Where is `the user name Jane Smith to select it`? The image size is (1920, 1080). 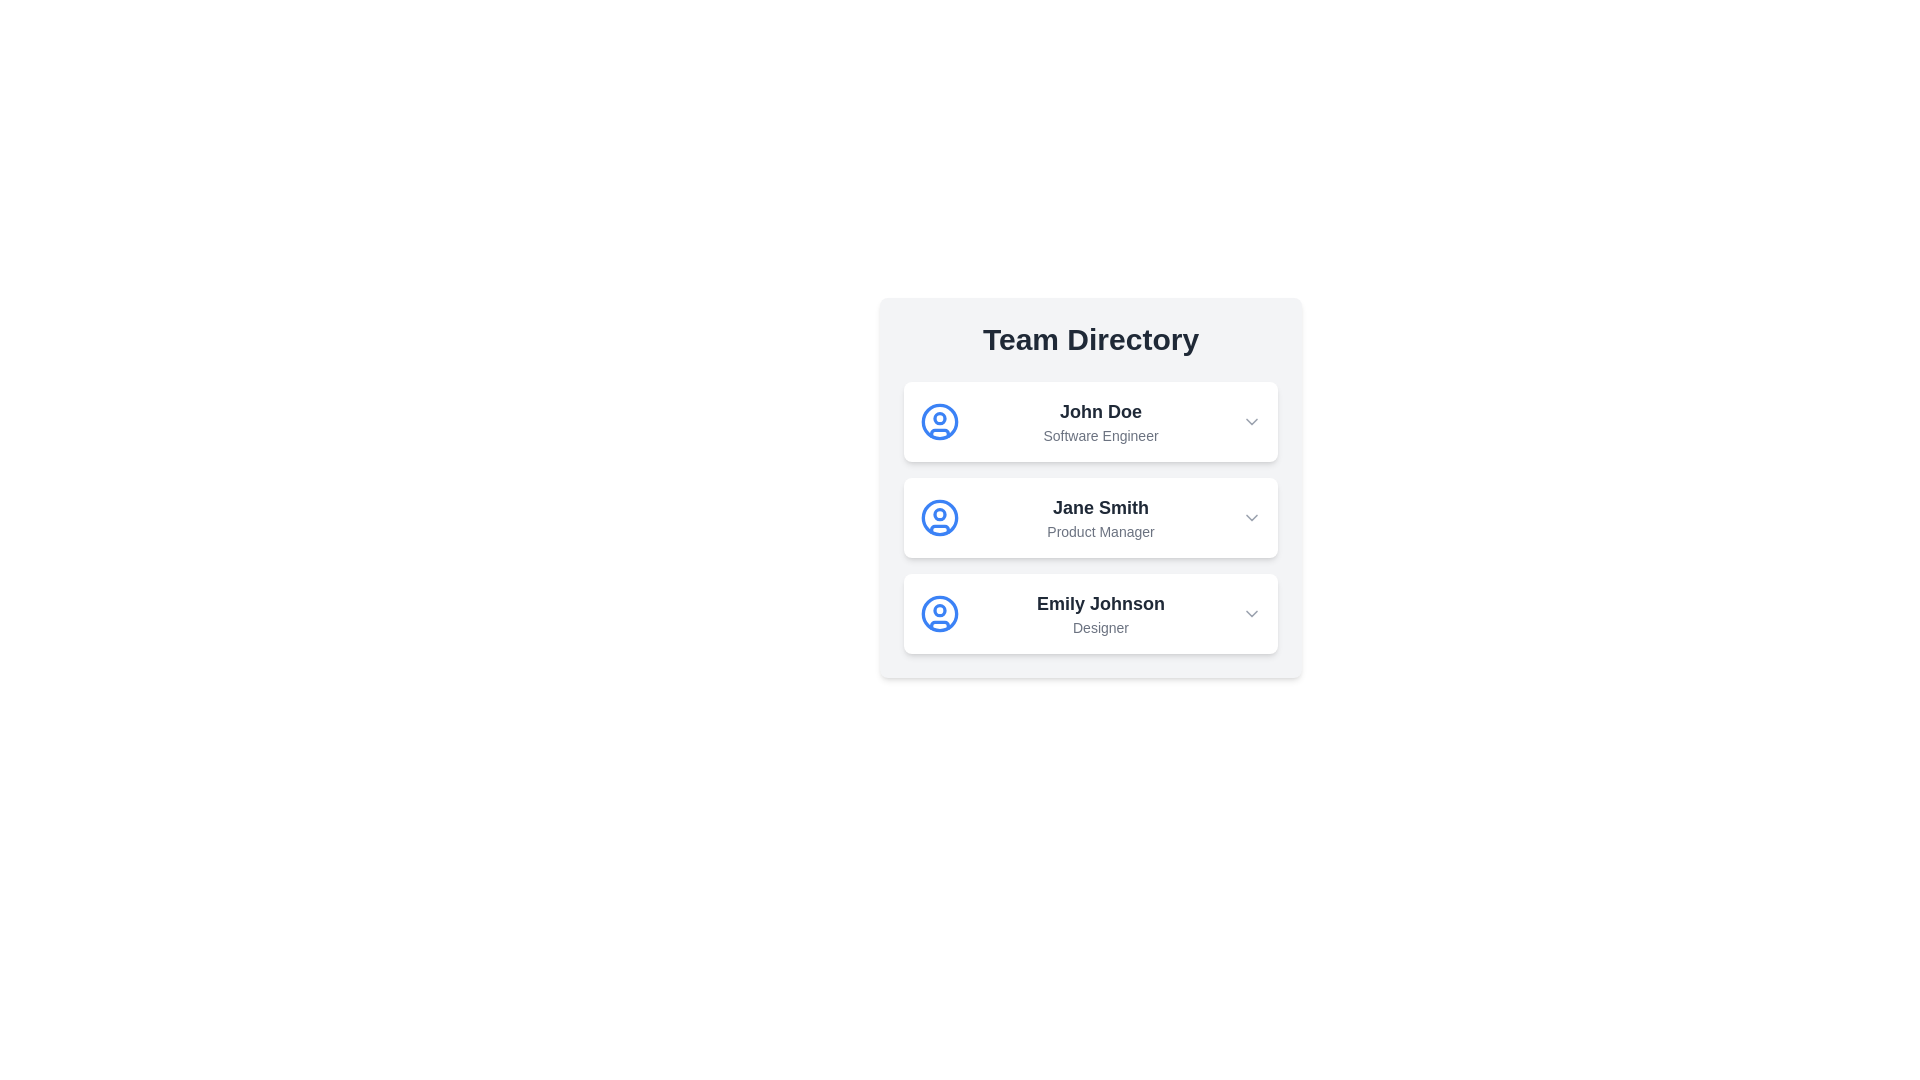
the user name Jane Smith to select it is located at coordinates (1099, 507).